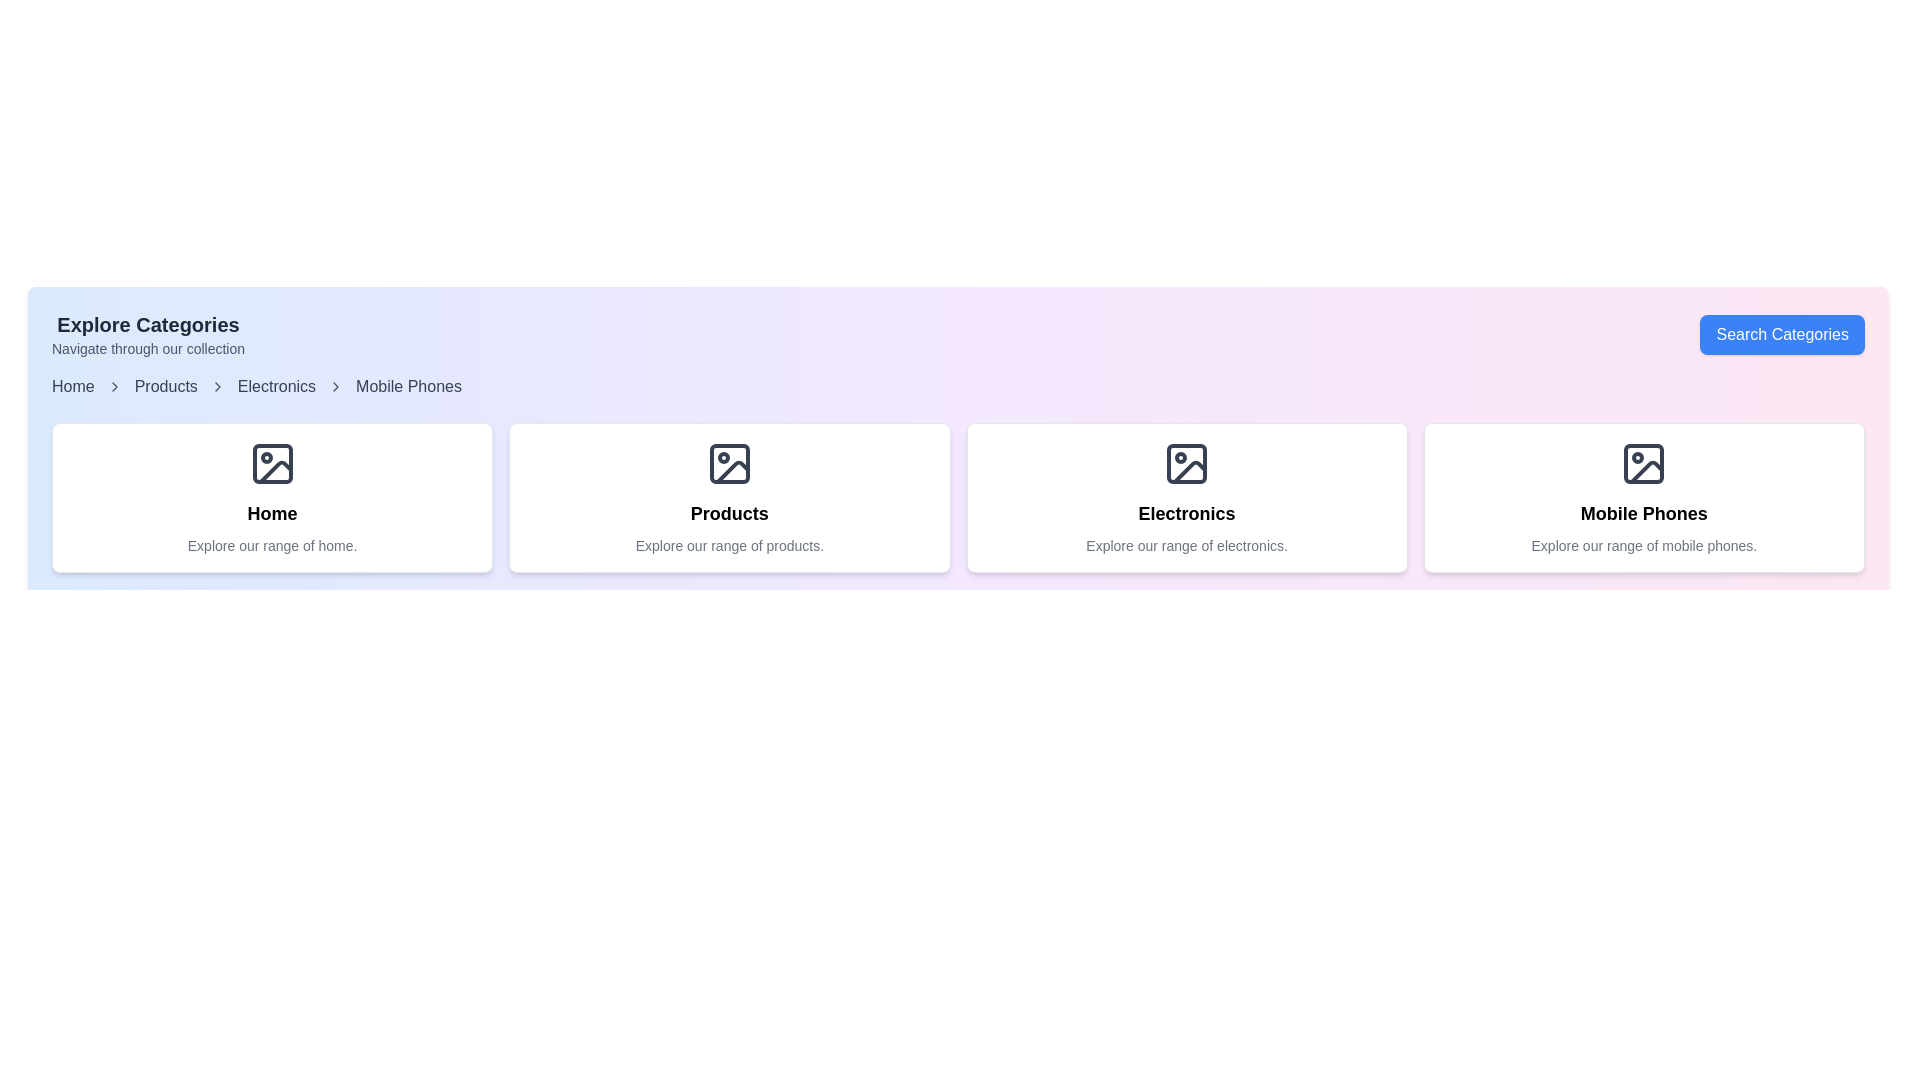 Image resolution: width=1920 pixels, height=1080 pixels. I want to click on the icon with a picture symbol, which is dark gray and located at the center-top of the 'Products' card, so click(728, 463).